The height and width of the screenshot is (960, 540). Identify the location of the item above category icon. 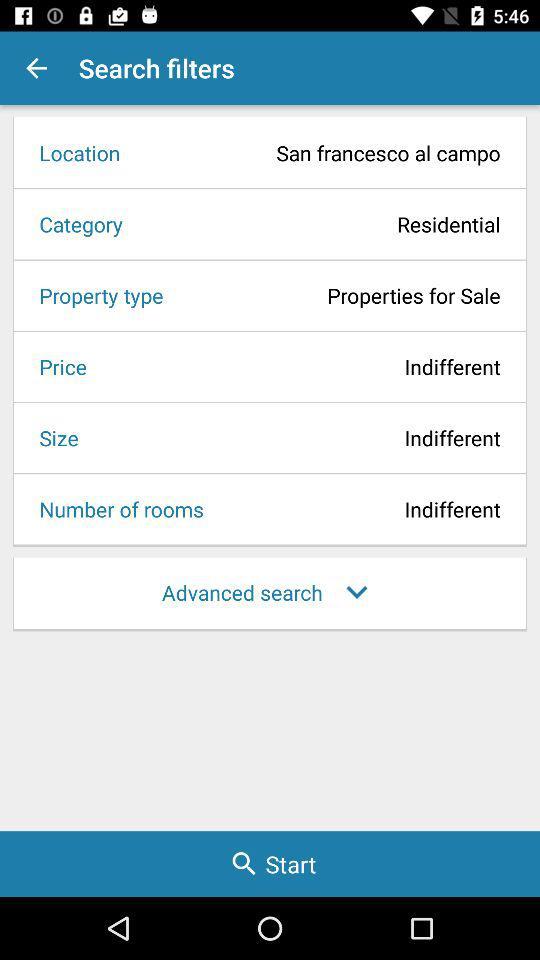
(72, 152).